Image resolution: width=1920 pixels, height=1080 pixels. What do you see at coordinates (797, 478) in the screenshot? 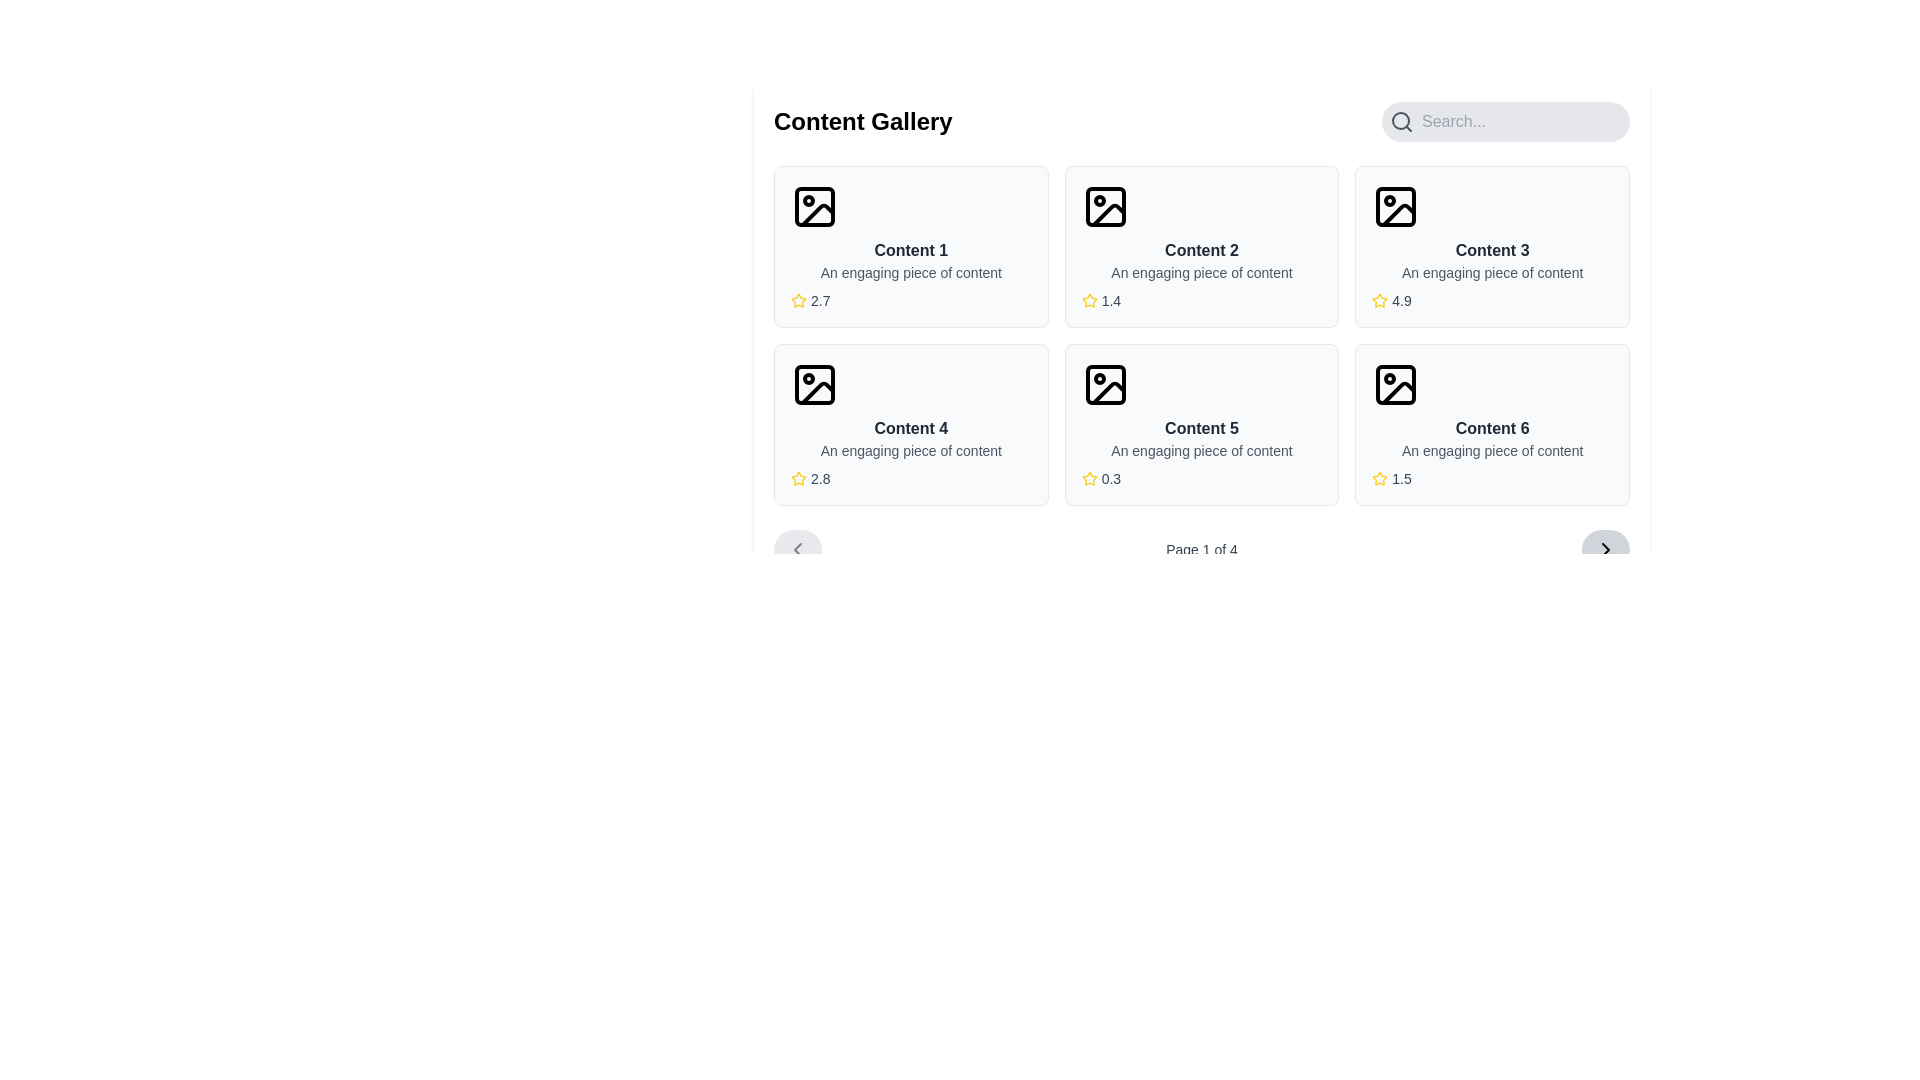
I see `the yellow star icon with an outline design located beside the text indicating a rating value ('2.8') under the title 'Content 4'` at bounding box center [797, 478].